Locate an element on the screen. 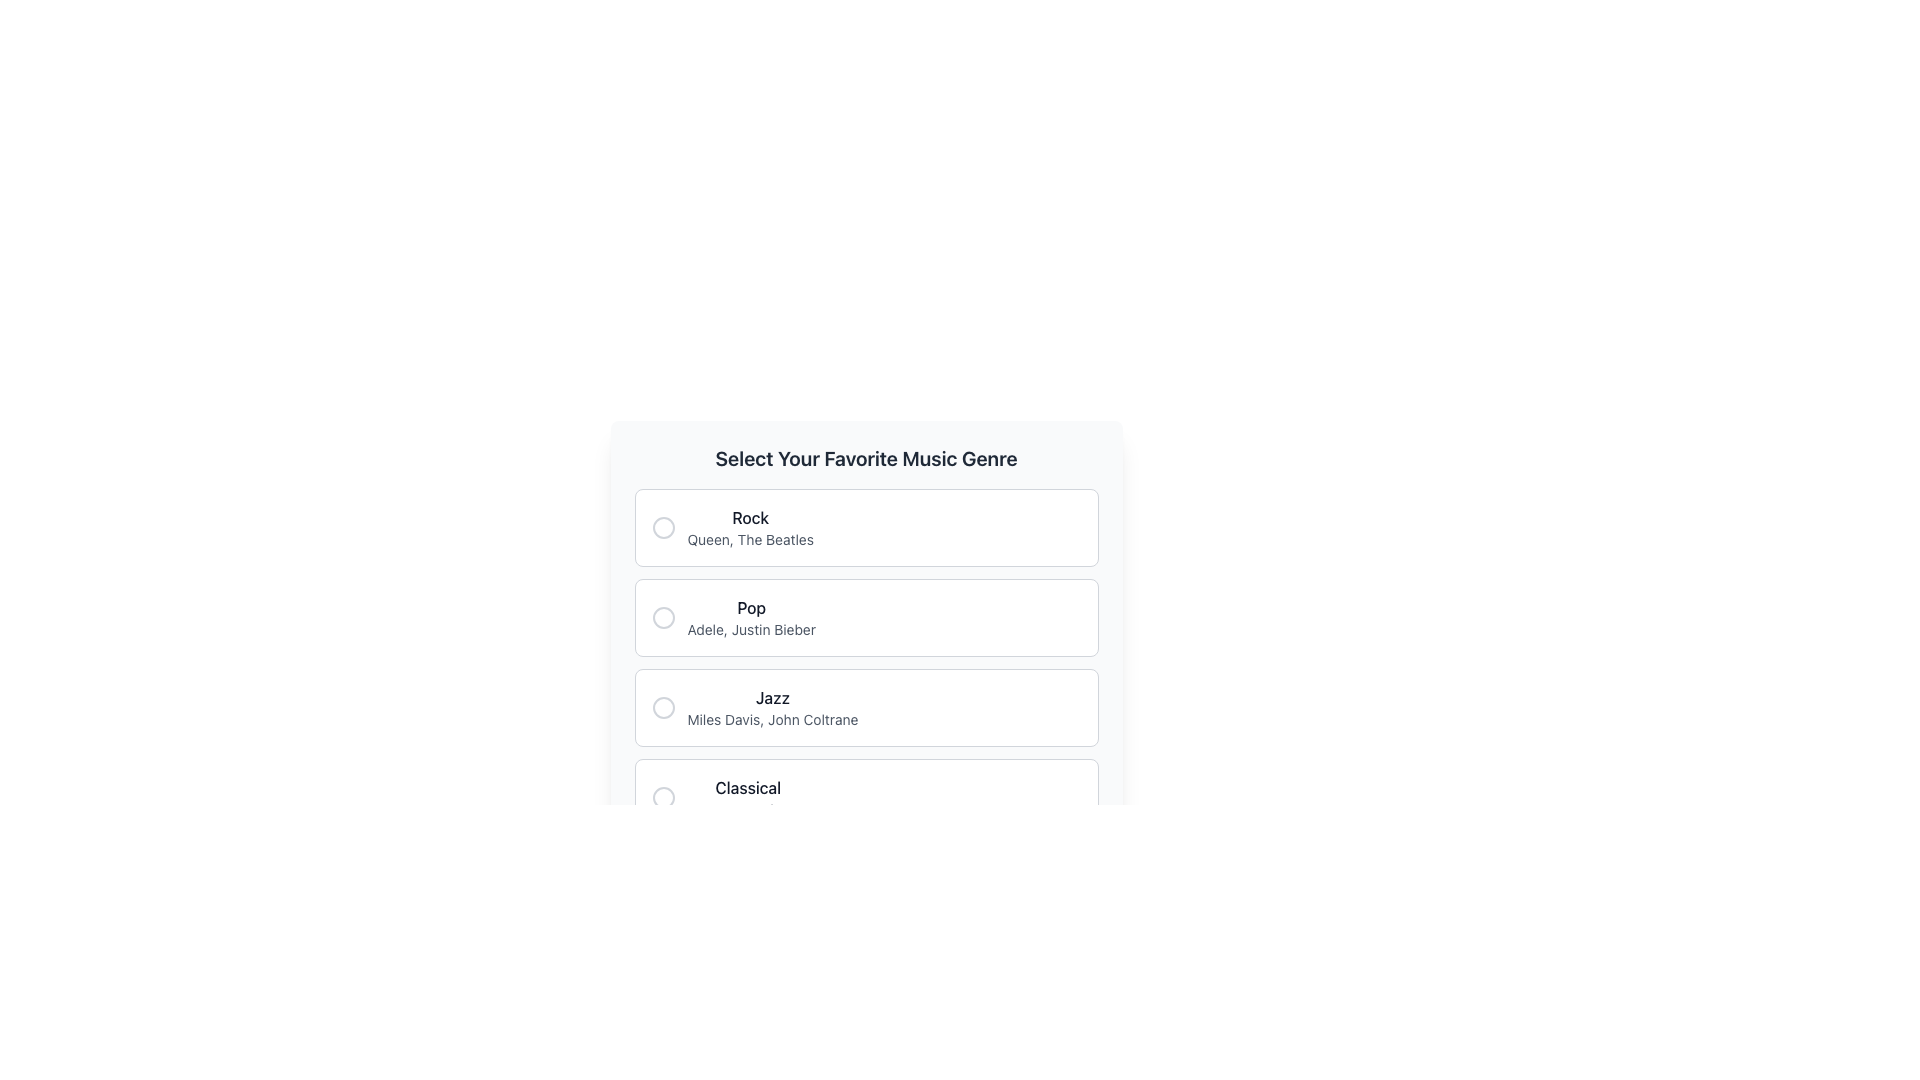  the informational text label that provides details about the 'Pop' music genre, which lists artists Adele and Justin Bieber is located at coordinates (750, 628).